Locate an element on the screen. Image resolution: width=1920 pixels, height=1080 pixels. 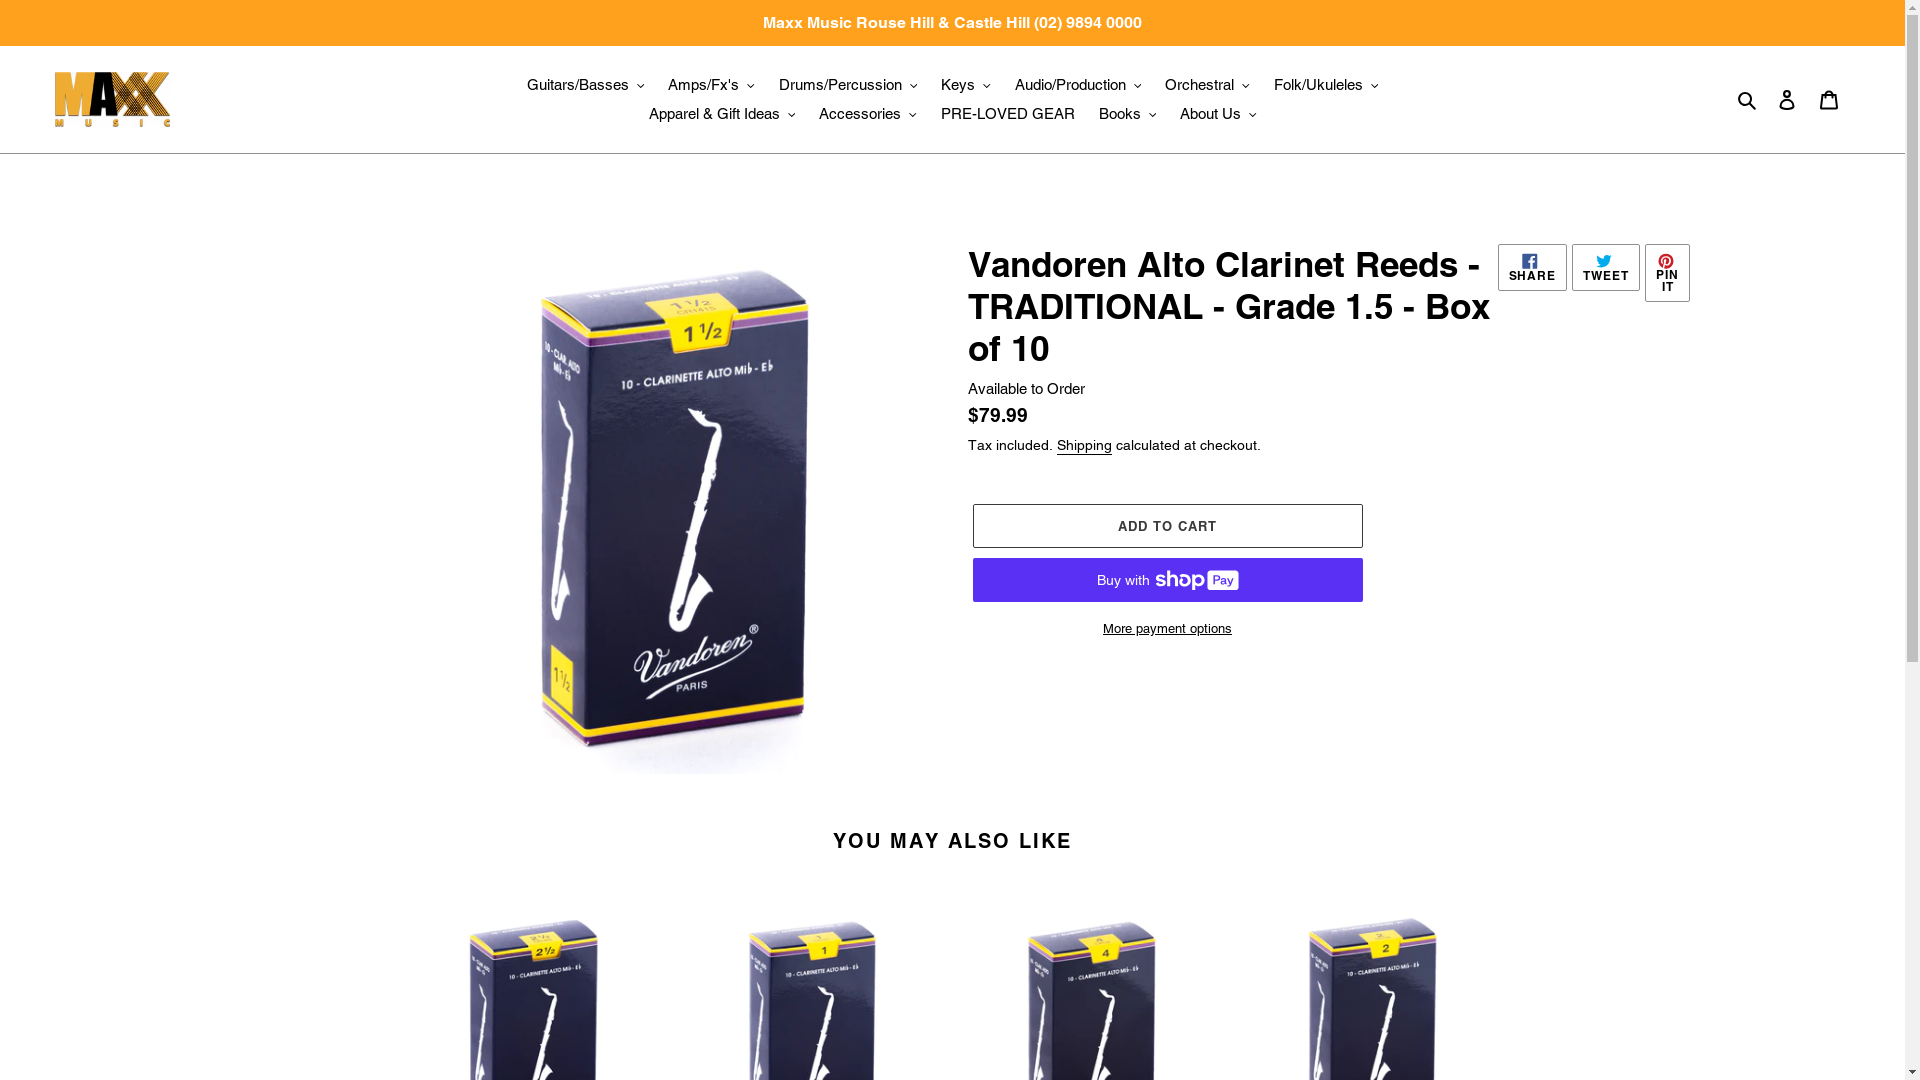
'Drums/Percussion' is located at coordinates (767, 84).